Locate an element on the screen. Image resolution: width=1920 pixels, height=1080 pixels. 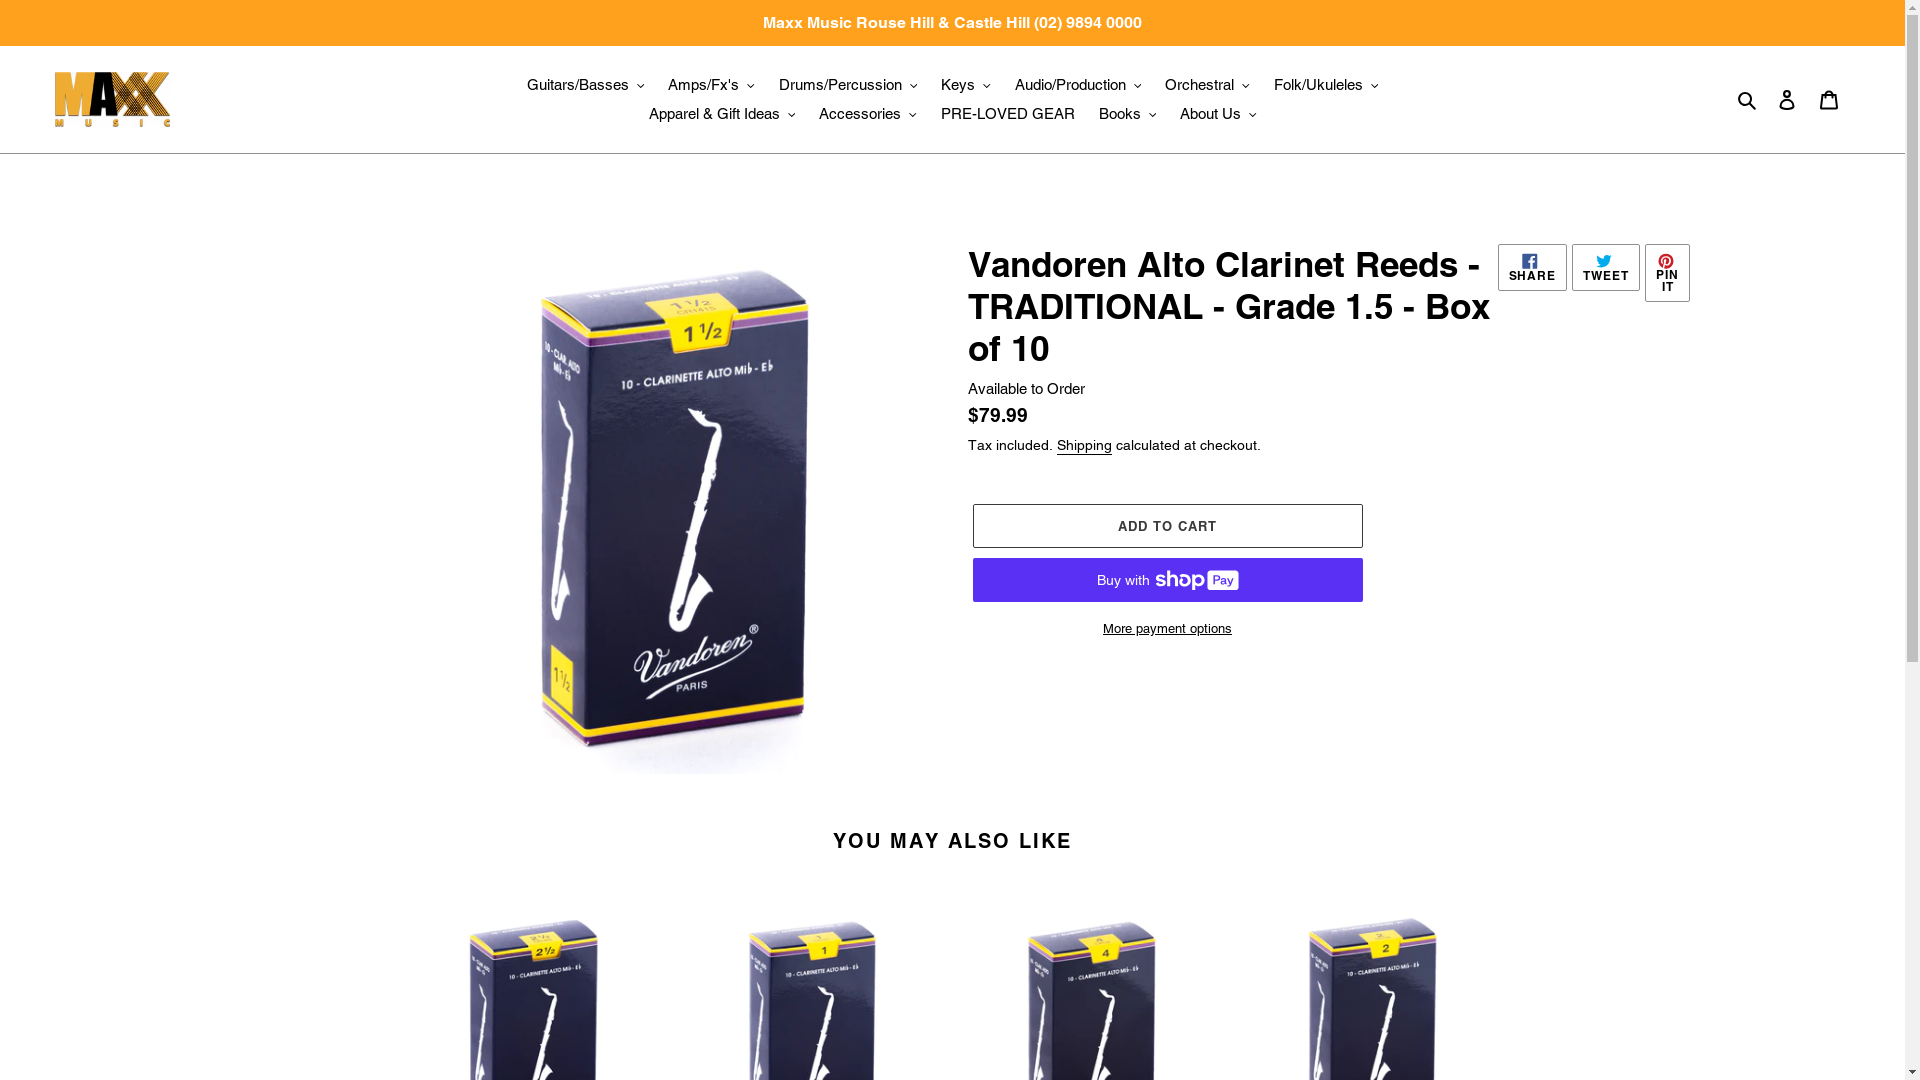
'Drums/Percussion' is located at coordinates (767, 84).